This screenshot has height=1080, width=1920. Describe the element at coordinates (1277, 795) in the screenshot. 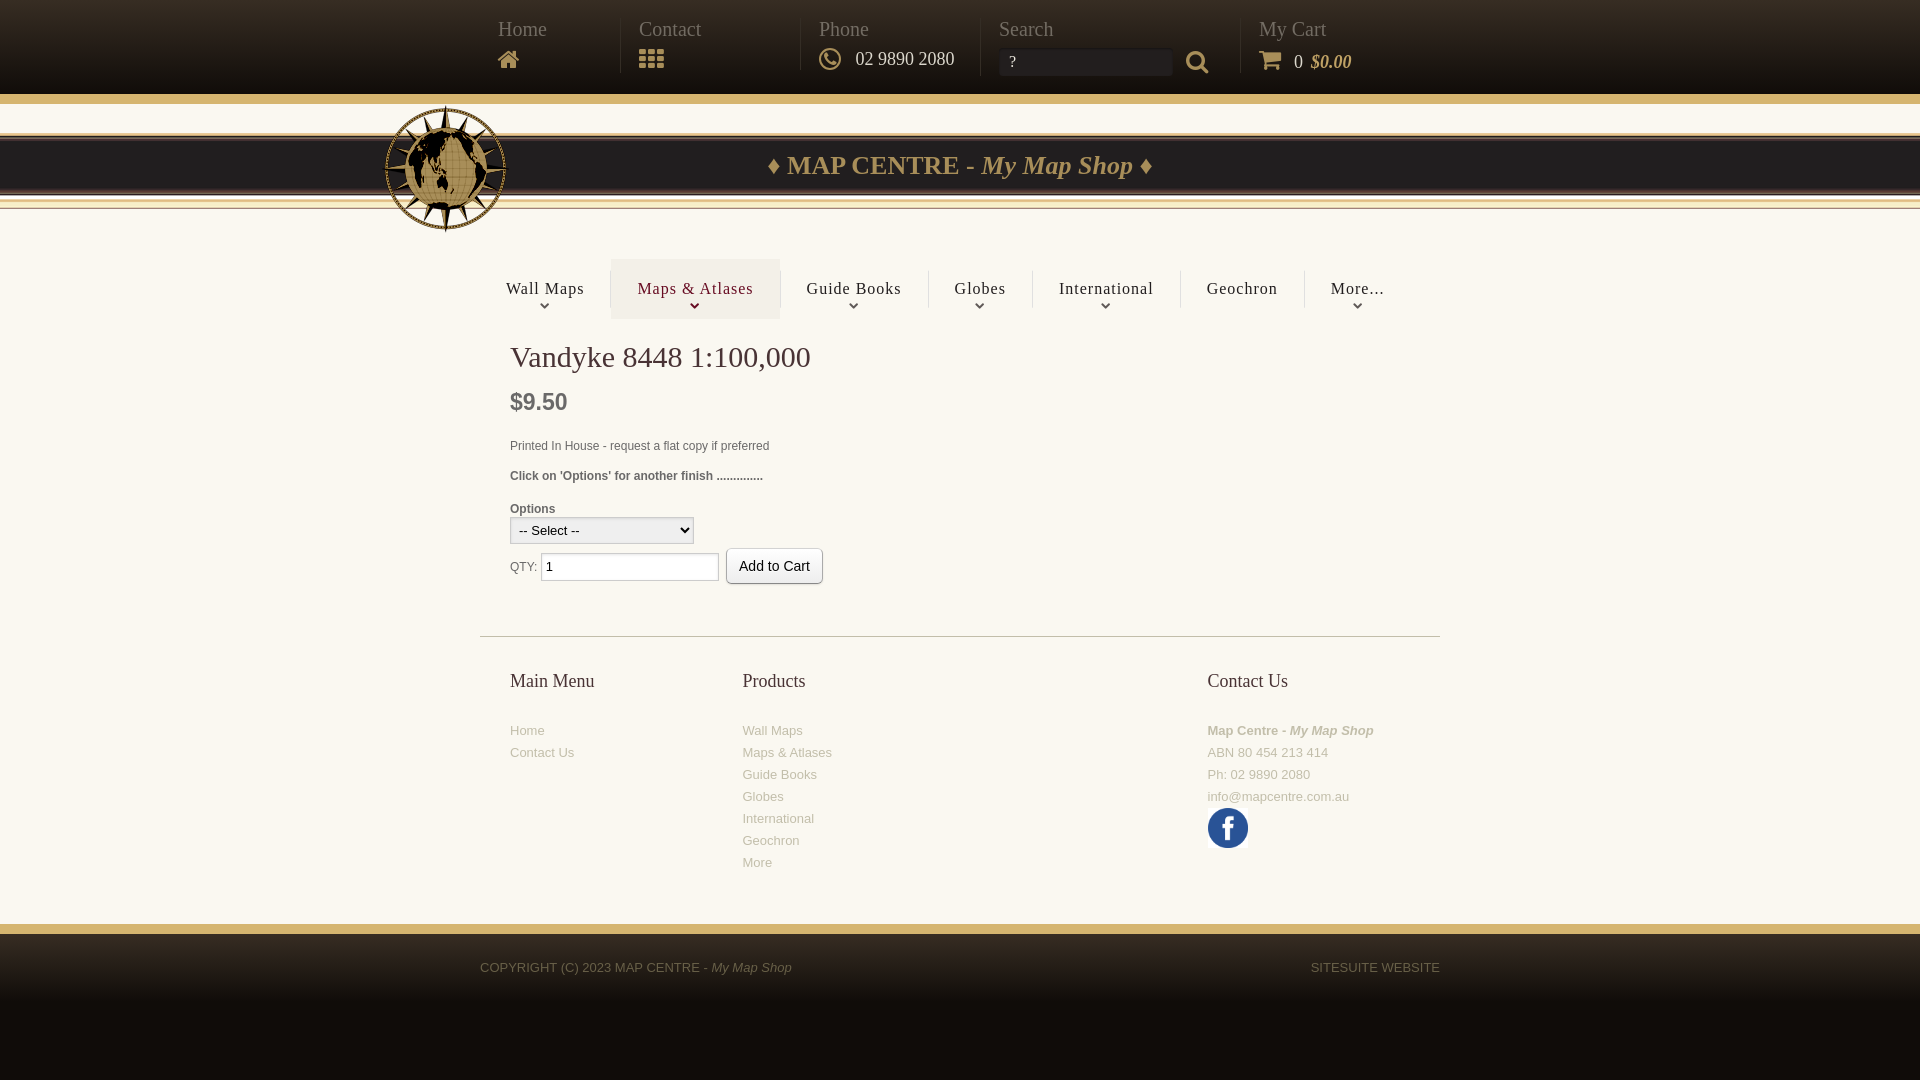

I see `'info@mapcentre.com.au'` at that location.